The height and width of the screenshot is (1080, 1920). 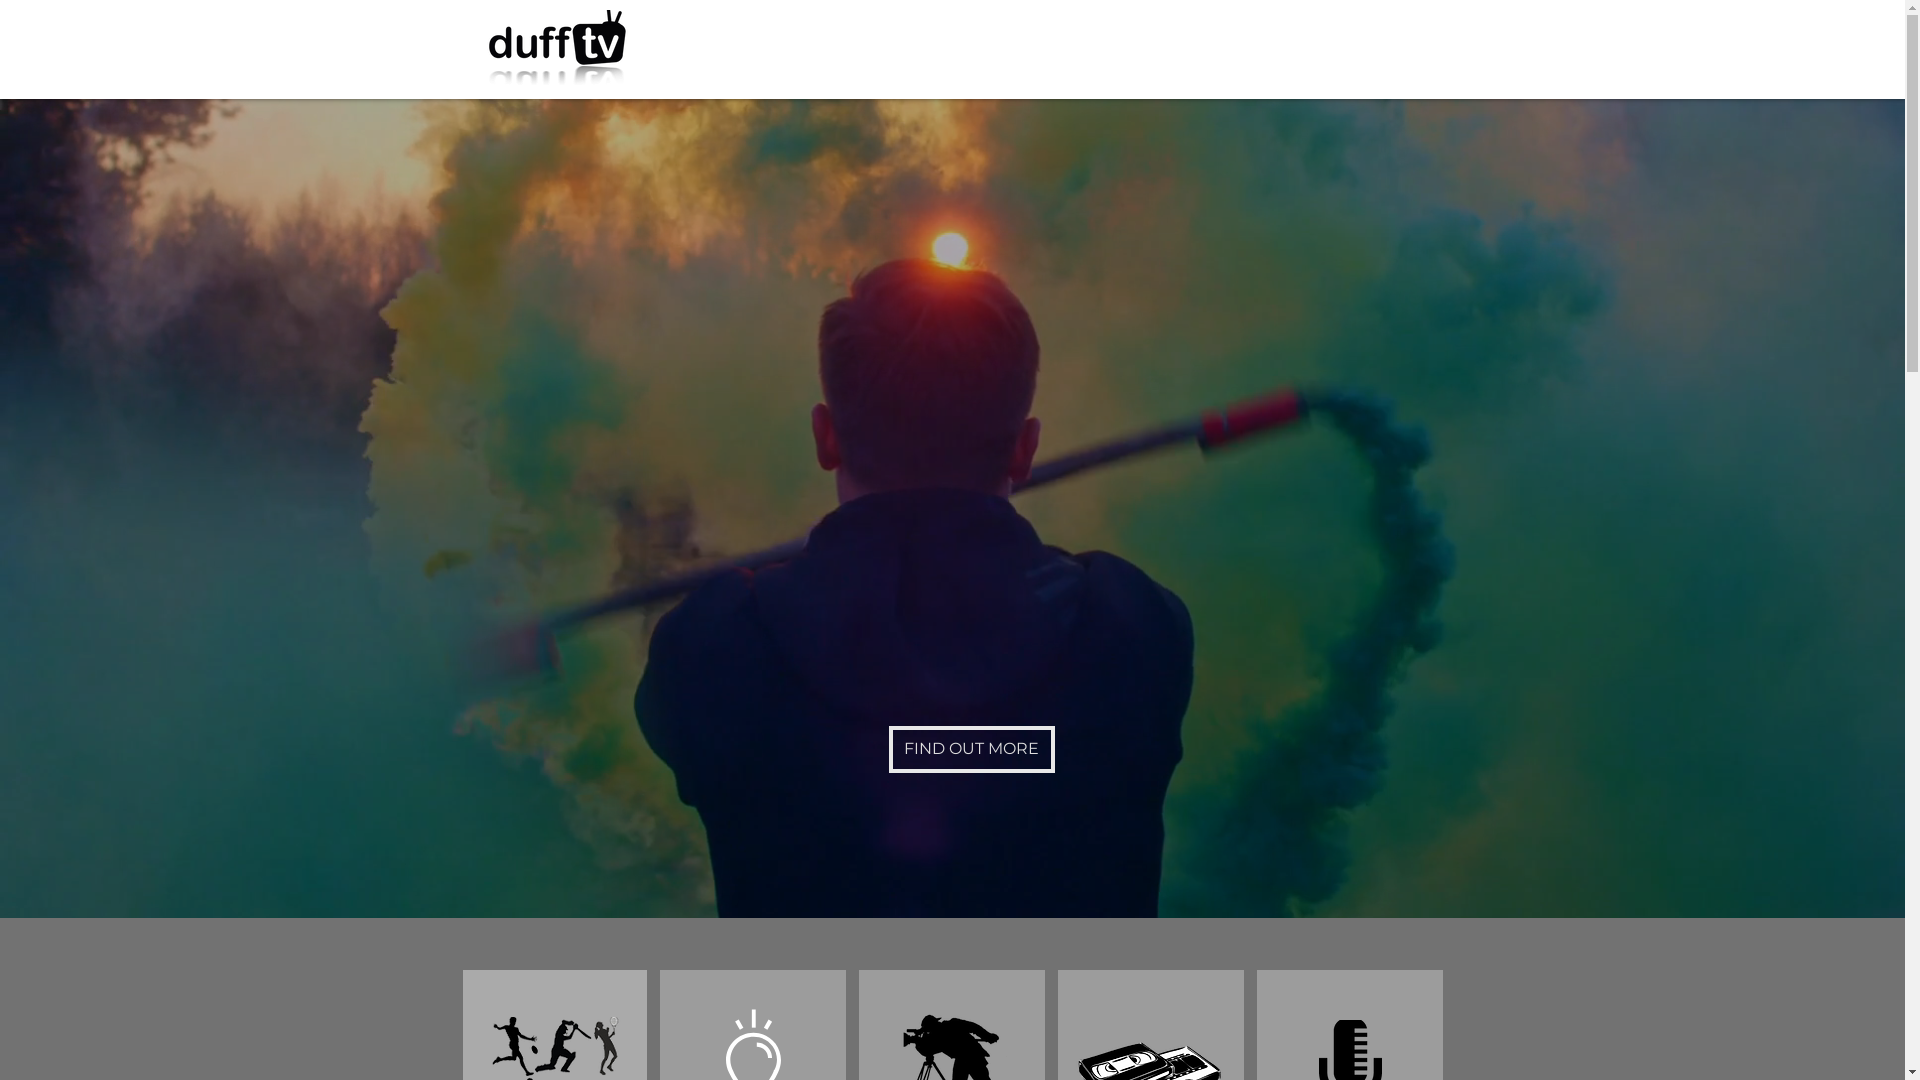 I want to click on 'FIND OUT MORE', so click(x=887, y=749).